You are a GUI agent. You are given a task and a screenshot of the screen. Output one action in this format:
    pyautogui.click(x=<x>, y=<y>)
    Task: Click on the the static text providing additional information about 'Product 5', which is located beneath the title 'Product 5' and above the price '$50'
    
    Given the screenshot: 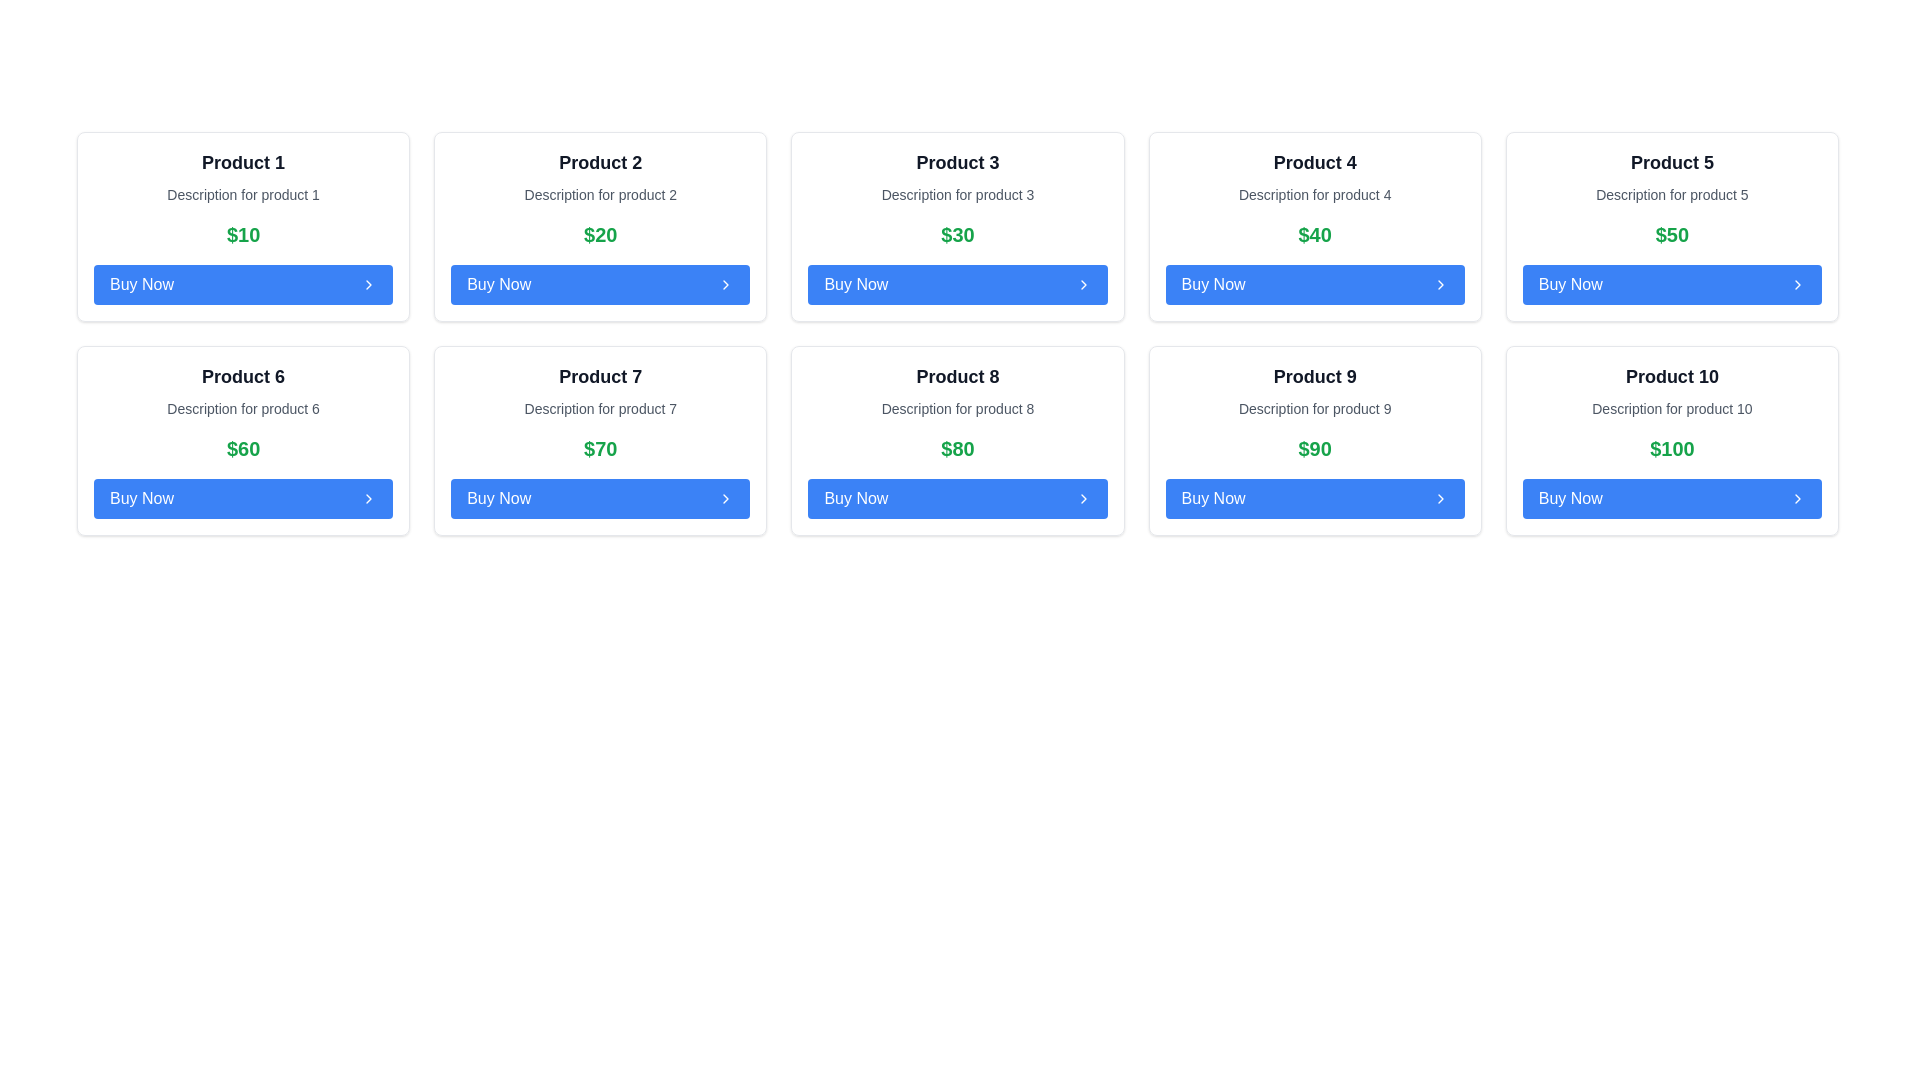 What is the action you would take?
    pyautogui.click(x=1672, y=195)
    